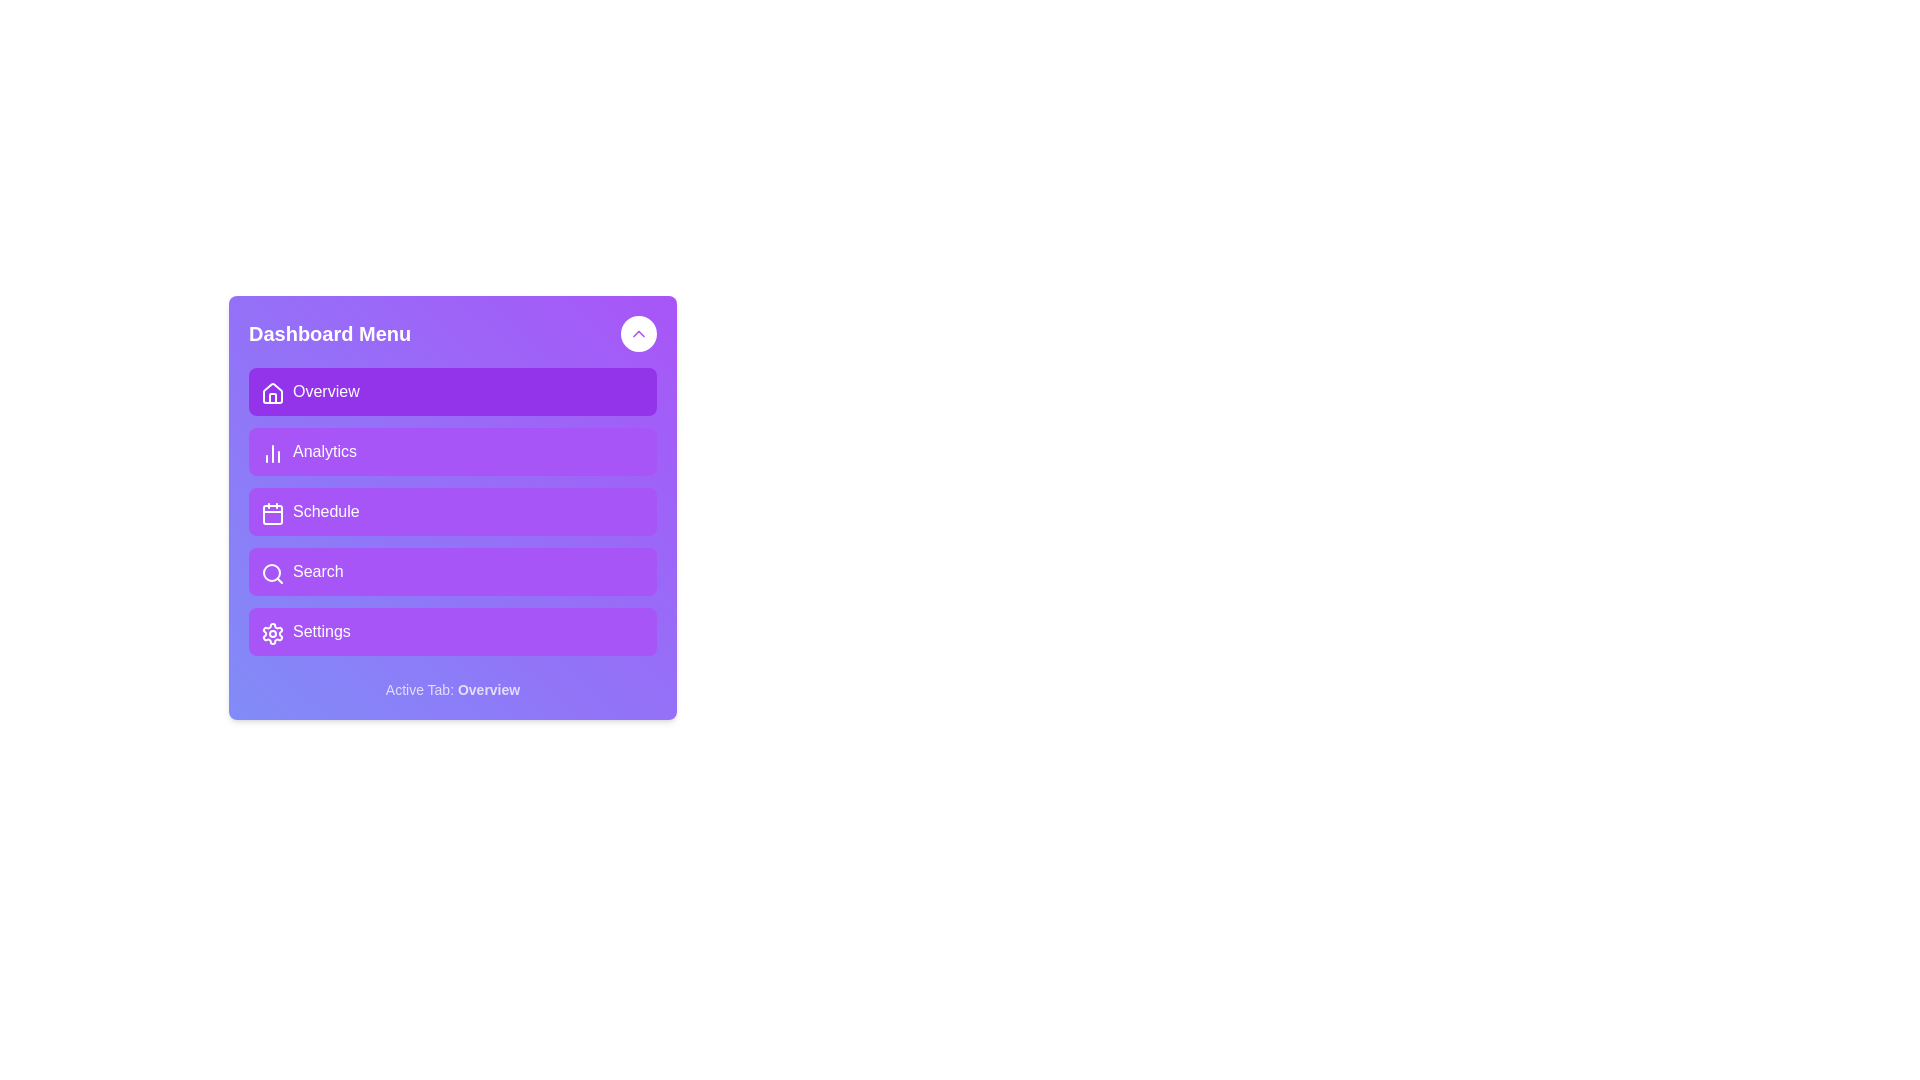  What do you see at coordinates (272, 574) in the screenshot?
I see `the search icon represented by a circular magnifying glass in the vertical navigation menu to initiate a search` at bounding box center [272, 574].